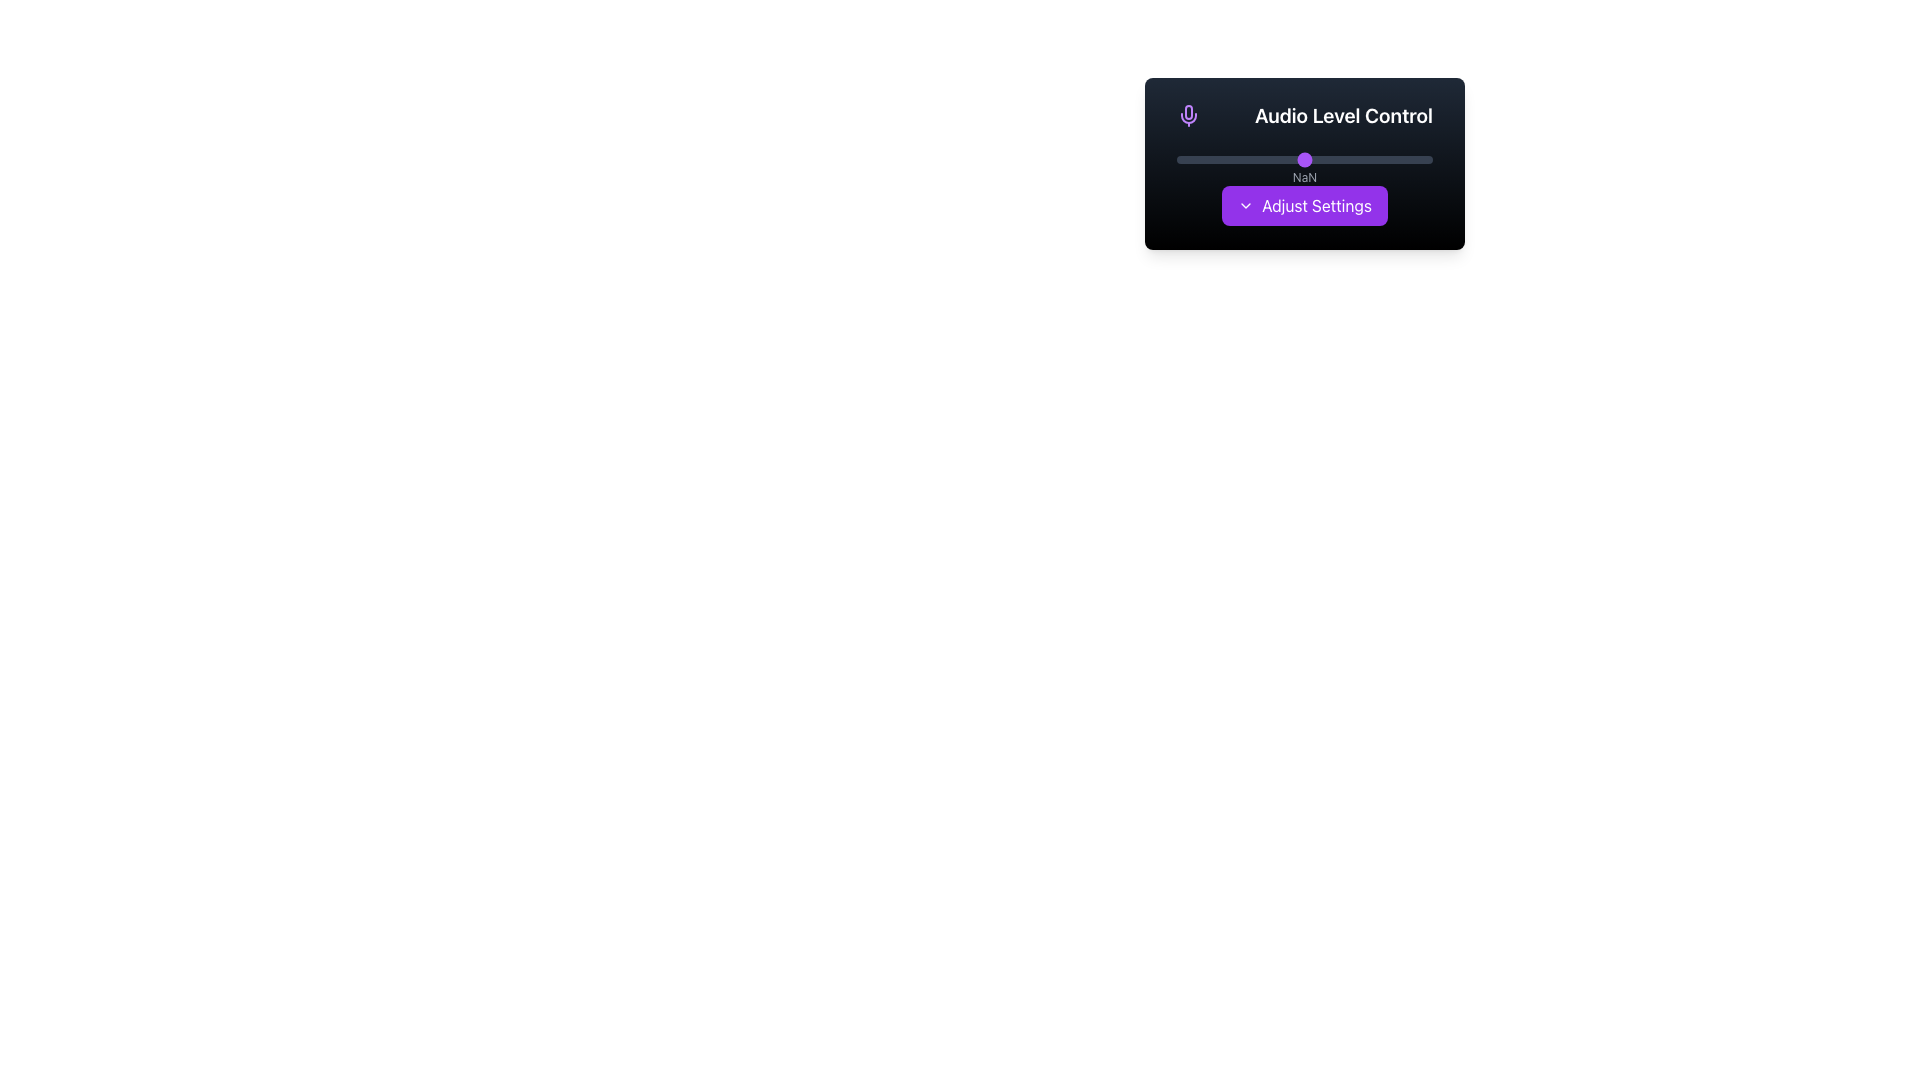  I want to click on the slider value, so click(1409, 158).